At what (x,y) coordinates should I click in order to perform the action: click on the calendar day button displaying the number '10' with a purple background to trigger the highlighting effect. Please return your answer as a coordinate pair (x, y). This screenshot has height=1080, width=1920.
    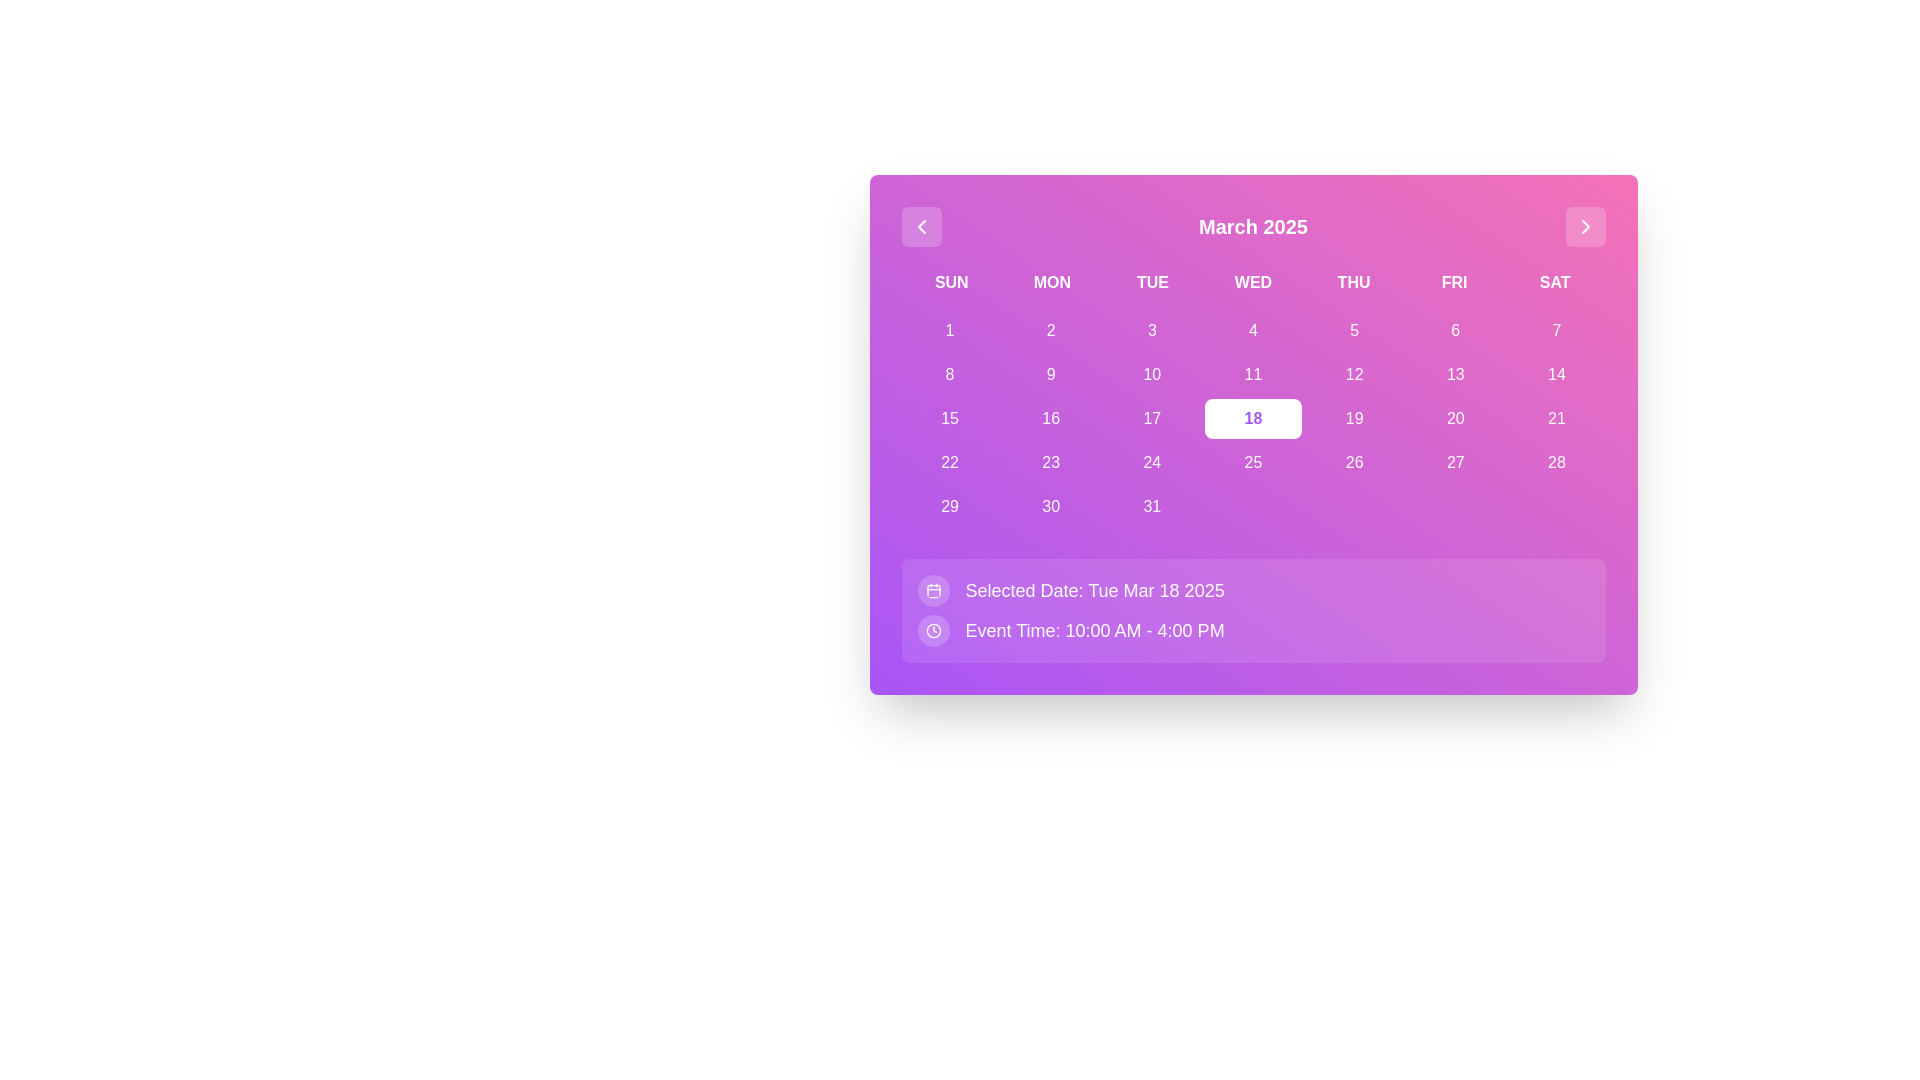
    Looking at the image, I should click on (1152, 374).